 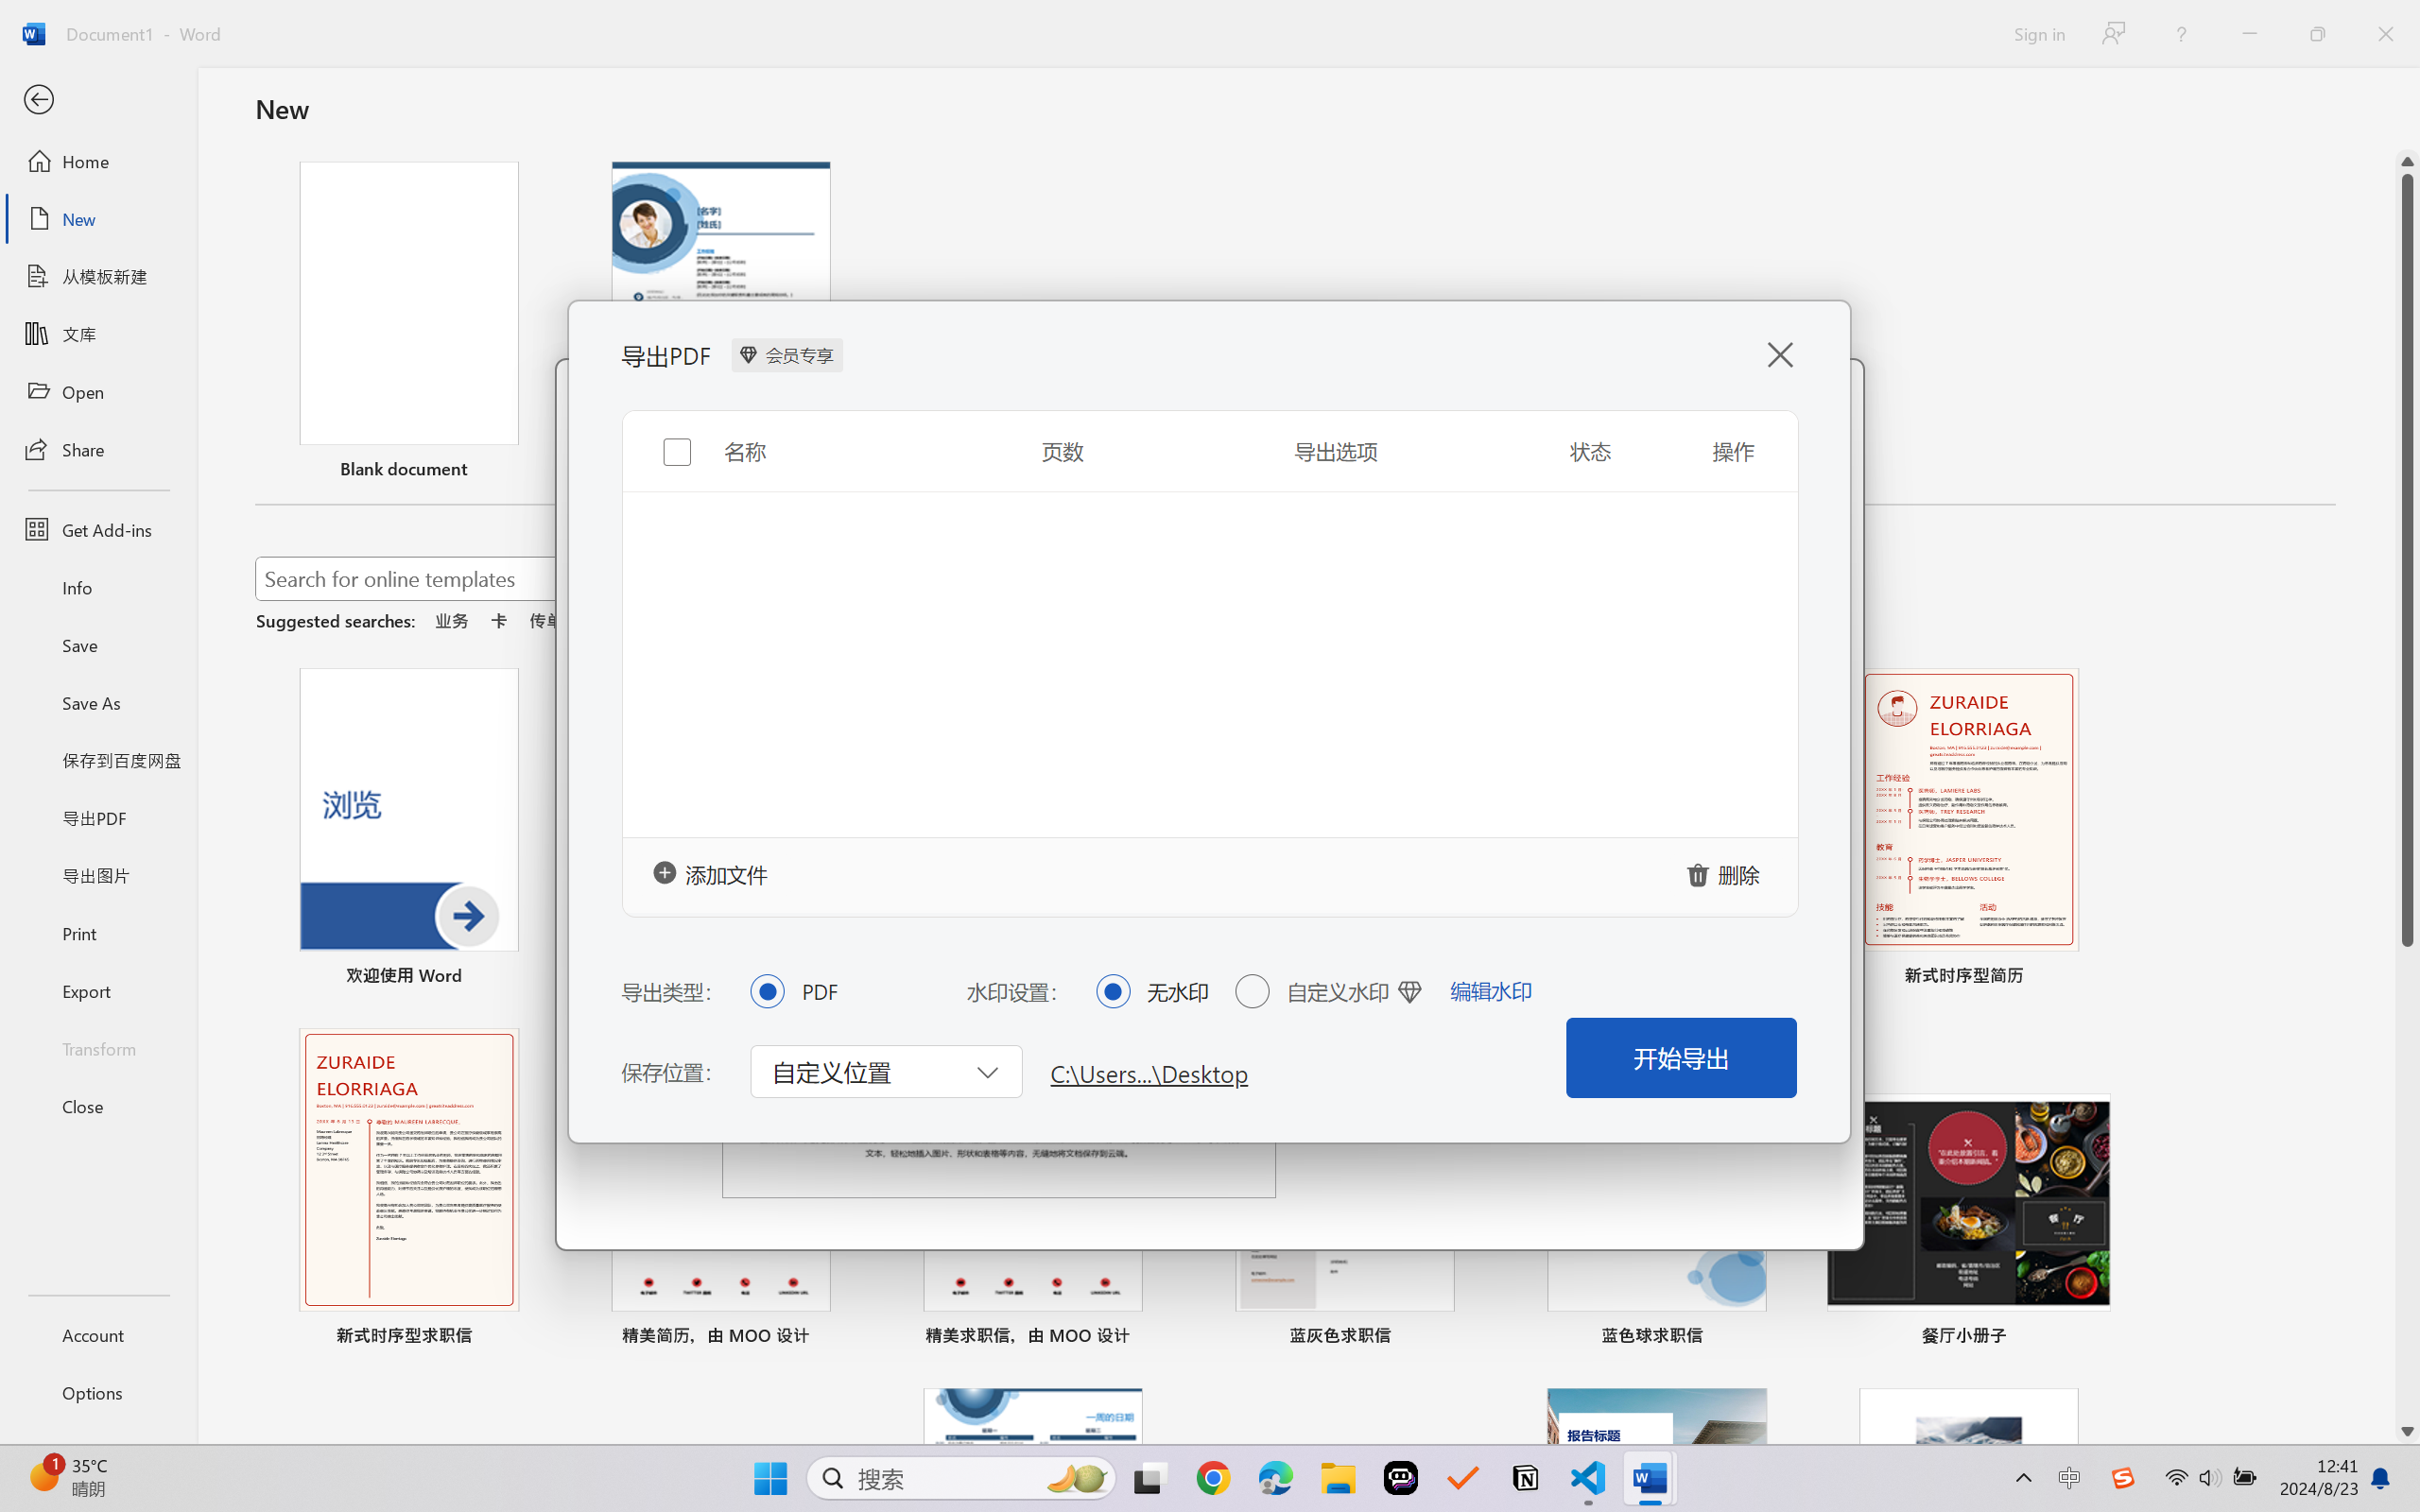 What do you see at coordinates (97, 528) in the screenshot?
I see `'Get Add-ins'` at bounding box center [97, 528].